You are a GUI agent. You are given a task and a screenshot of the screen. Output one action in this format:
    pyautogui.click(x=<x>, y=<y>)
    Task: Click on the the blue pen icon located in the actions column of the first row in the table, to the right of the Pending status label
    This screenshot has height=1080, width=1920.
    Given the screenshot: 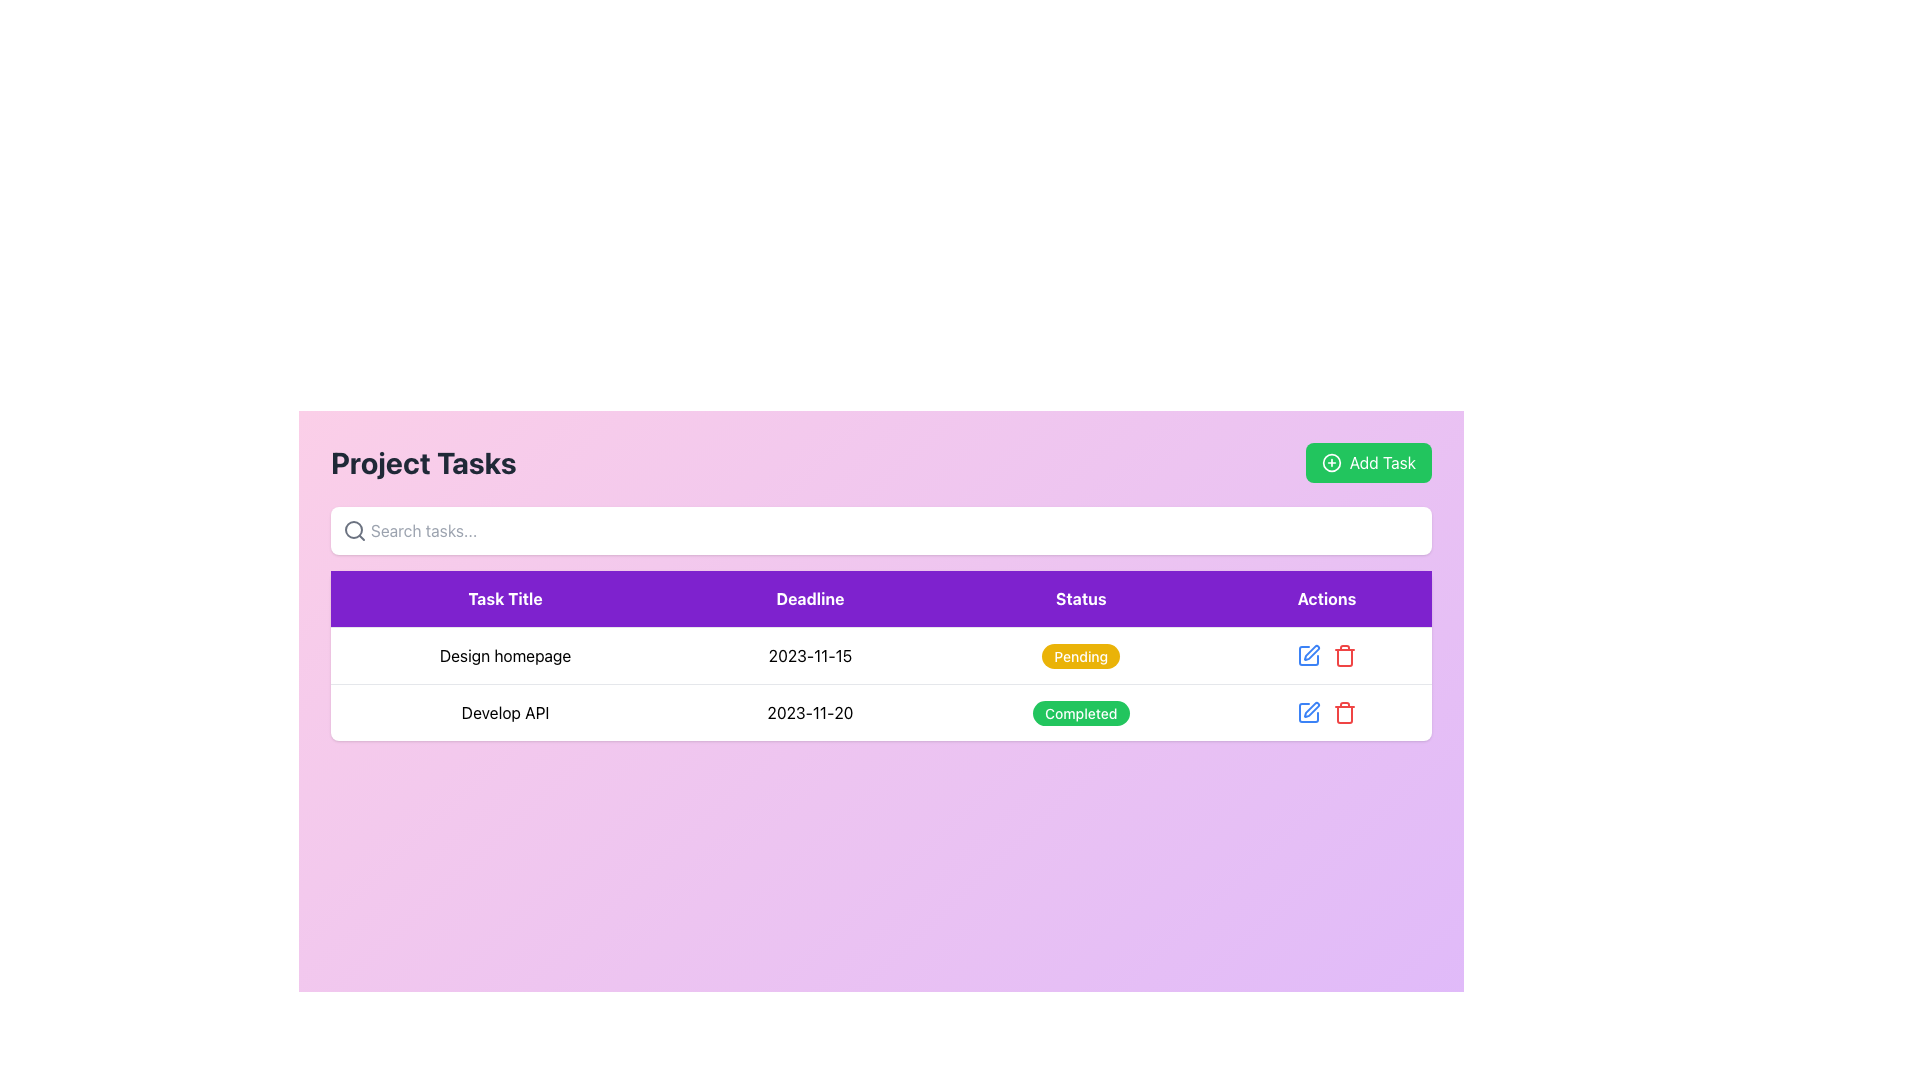 What is the action you would take?
    pyautogui.click(x=1326, y=655)
    